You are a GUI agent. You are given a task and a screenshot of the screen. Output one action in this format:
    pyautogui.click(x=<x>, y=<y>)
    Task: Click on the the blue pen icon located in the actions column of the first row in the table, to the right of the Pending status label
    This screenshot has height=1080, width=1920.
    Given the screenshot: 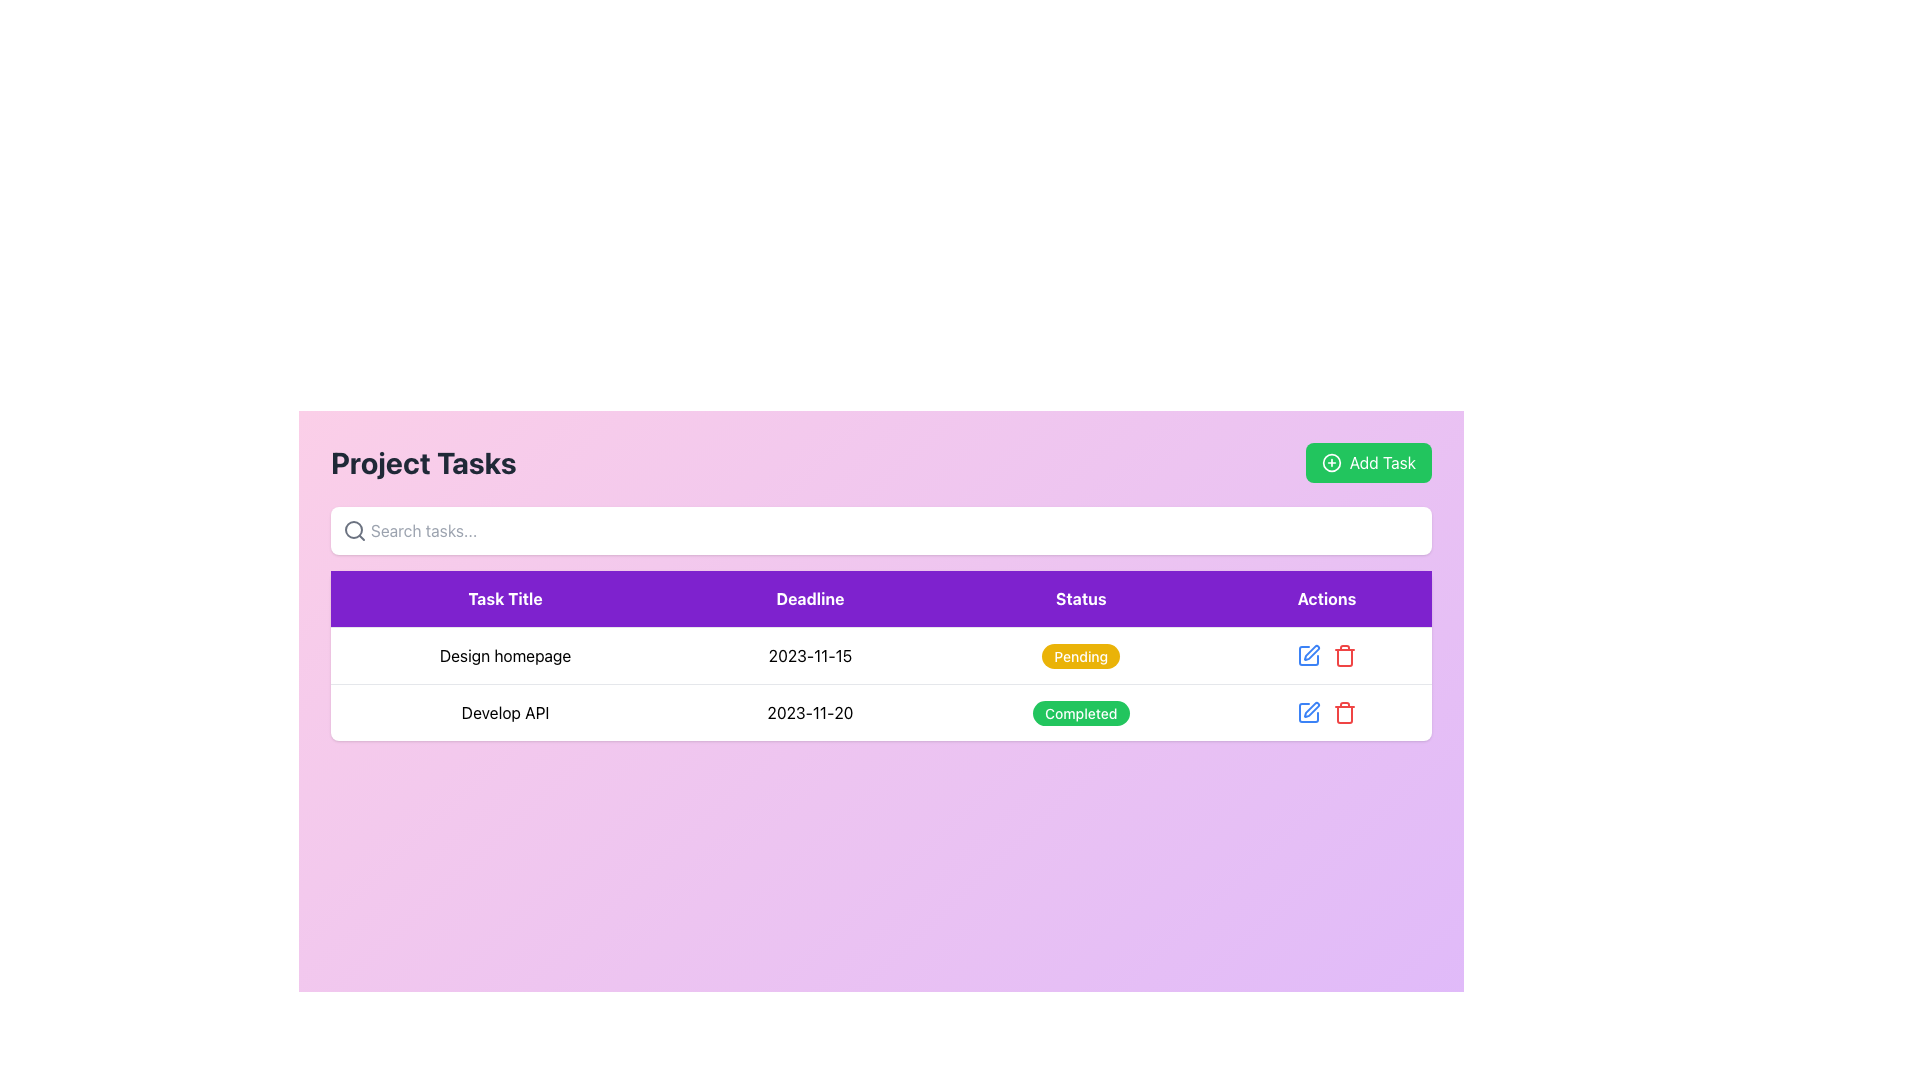 What is the action you would take?
    pyautogui.click(x=1326, y=655)
    